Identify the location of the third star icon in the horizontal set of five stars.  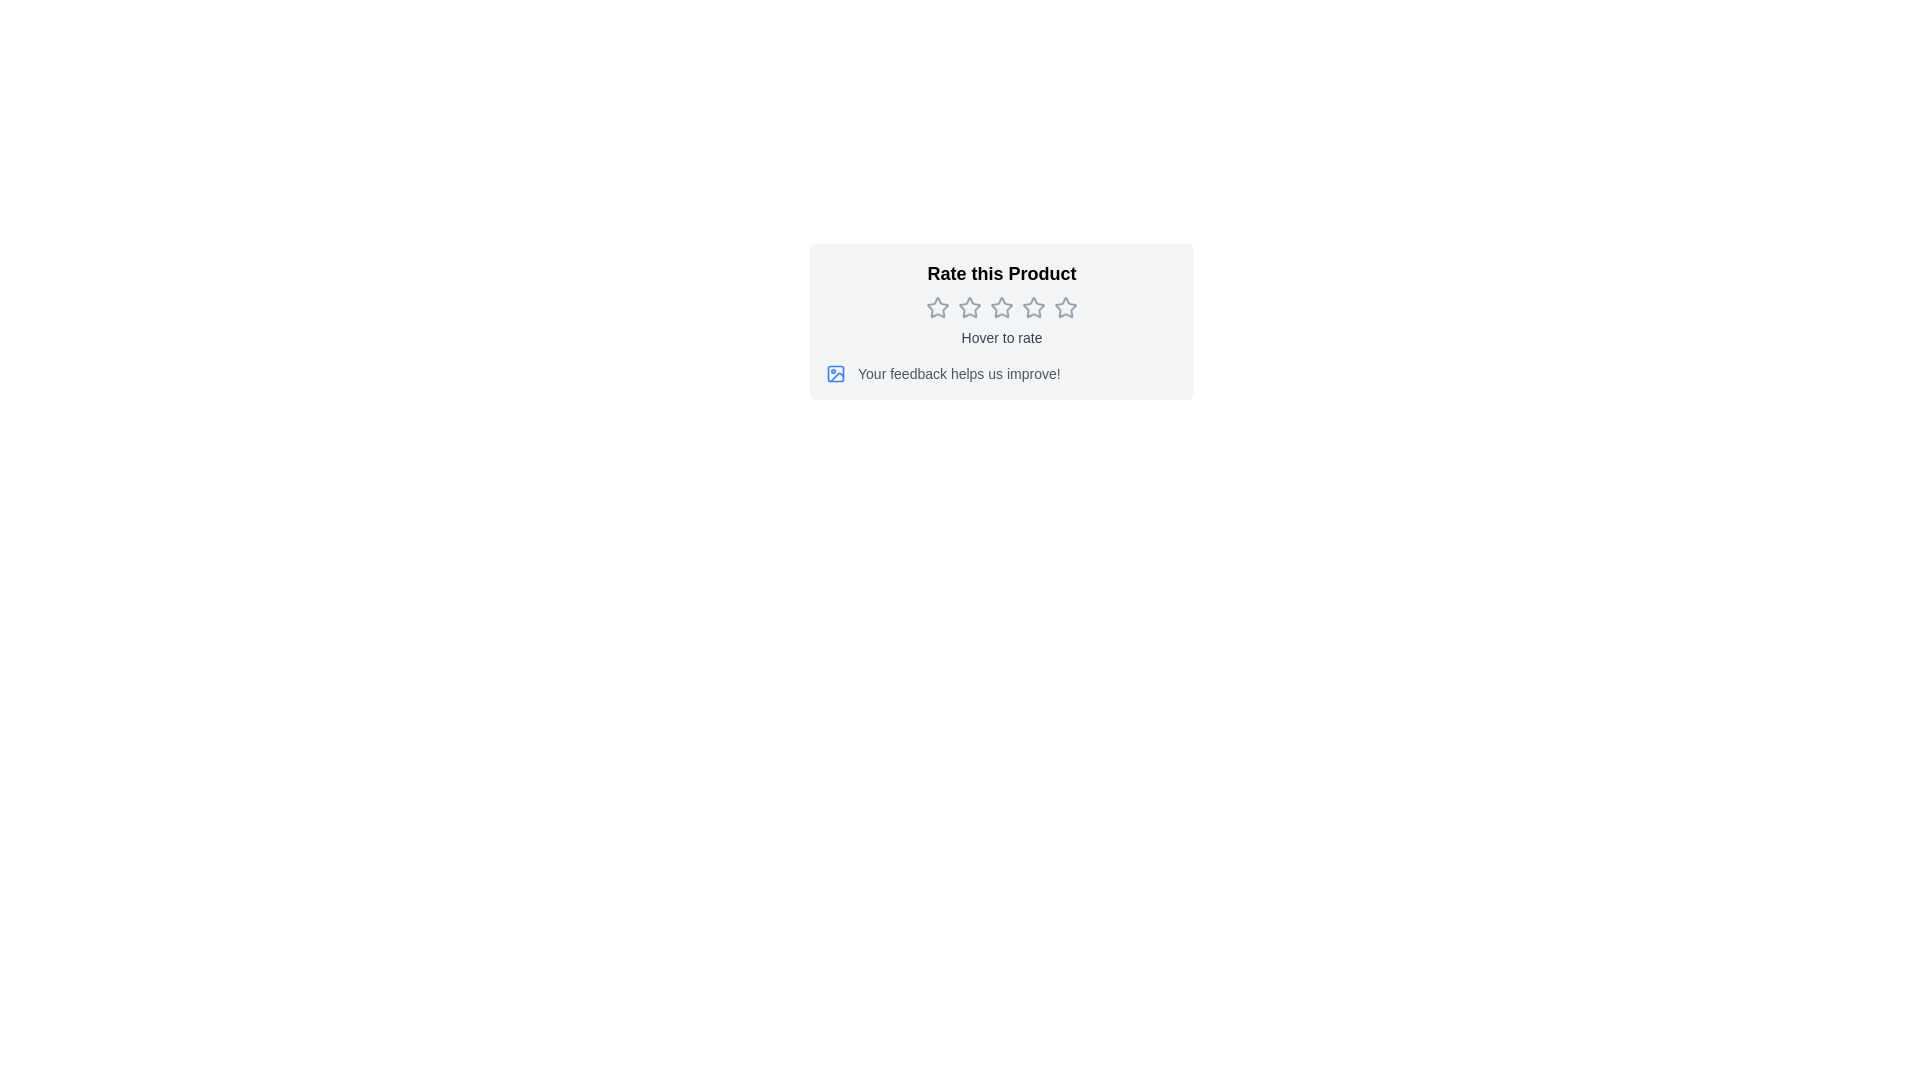
(1033, 307).